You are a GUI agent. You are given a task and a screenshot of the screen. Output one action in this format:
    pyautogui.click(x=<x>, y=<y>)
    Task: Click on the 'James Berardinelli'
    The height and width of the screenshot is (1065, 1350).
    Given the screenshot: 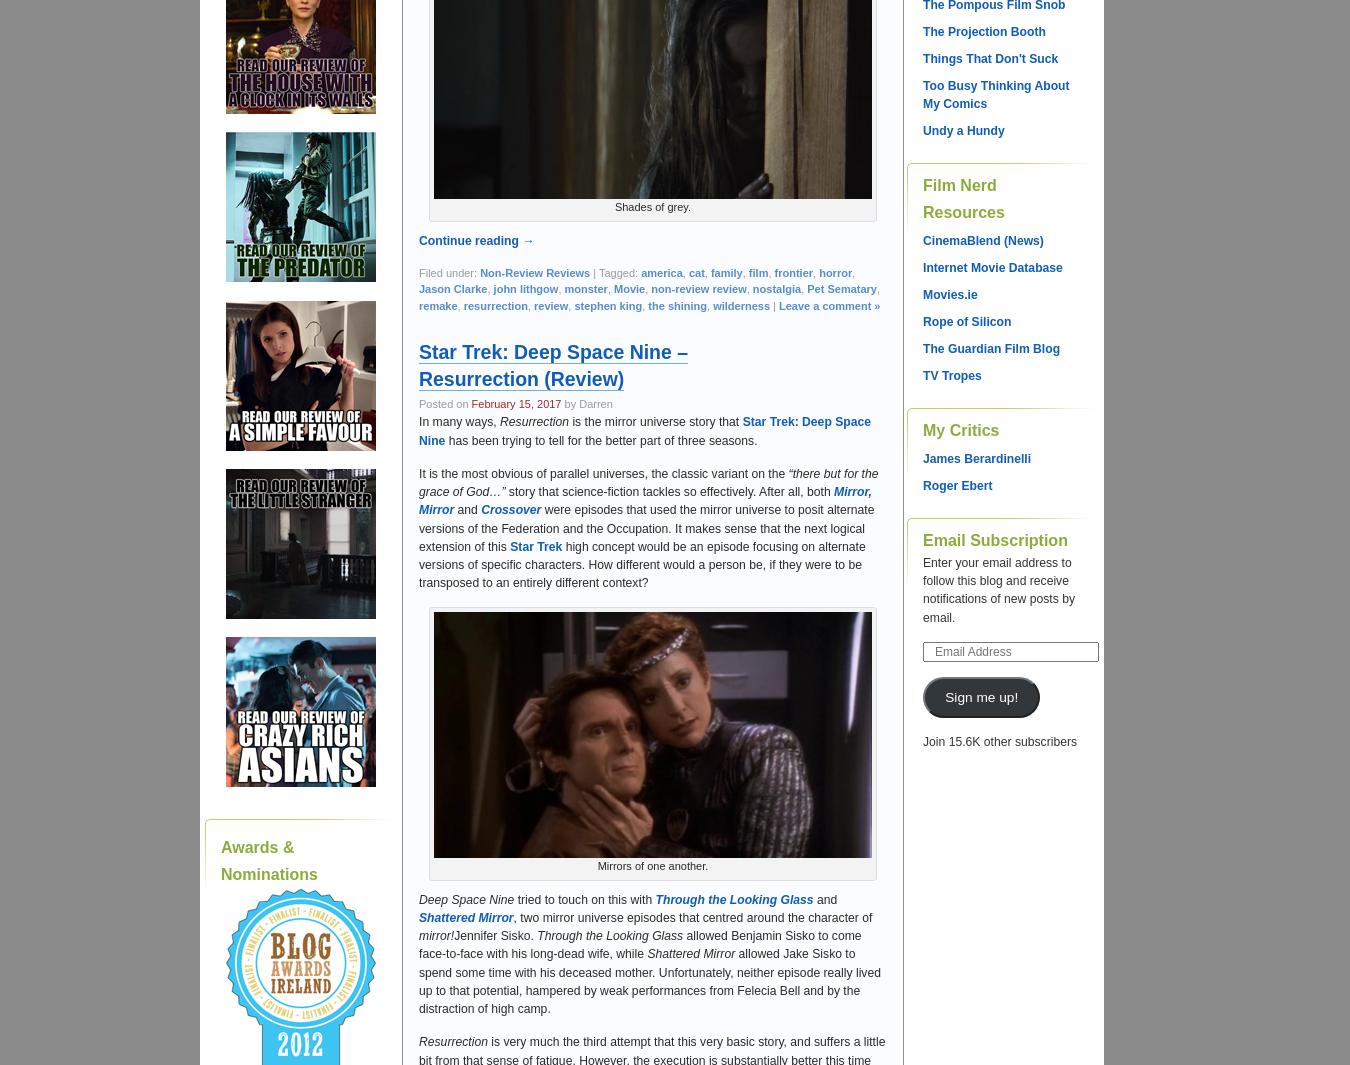 What is the action you would take?
    pyautogui.click(x=975, y=458)
    